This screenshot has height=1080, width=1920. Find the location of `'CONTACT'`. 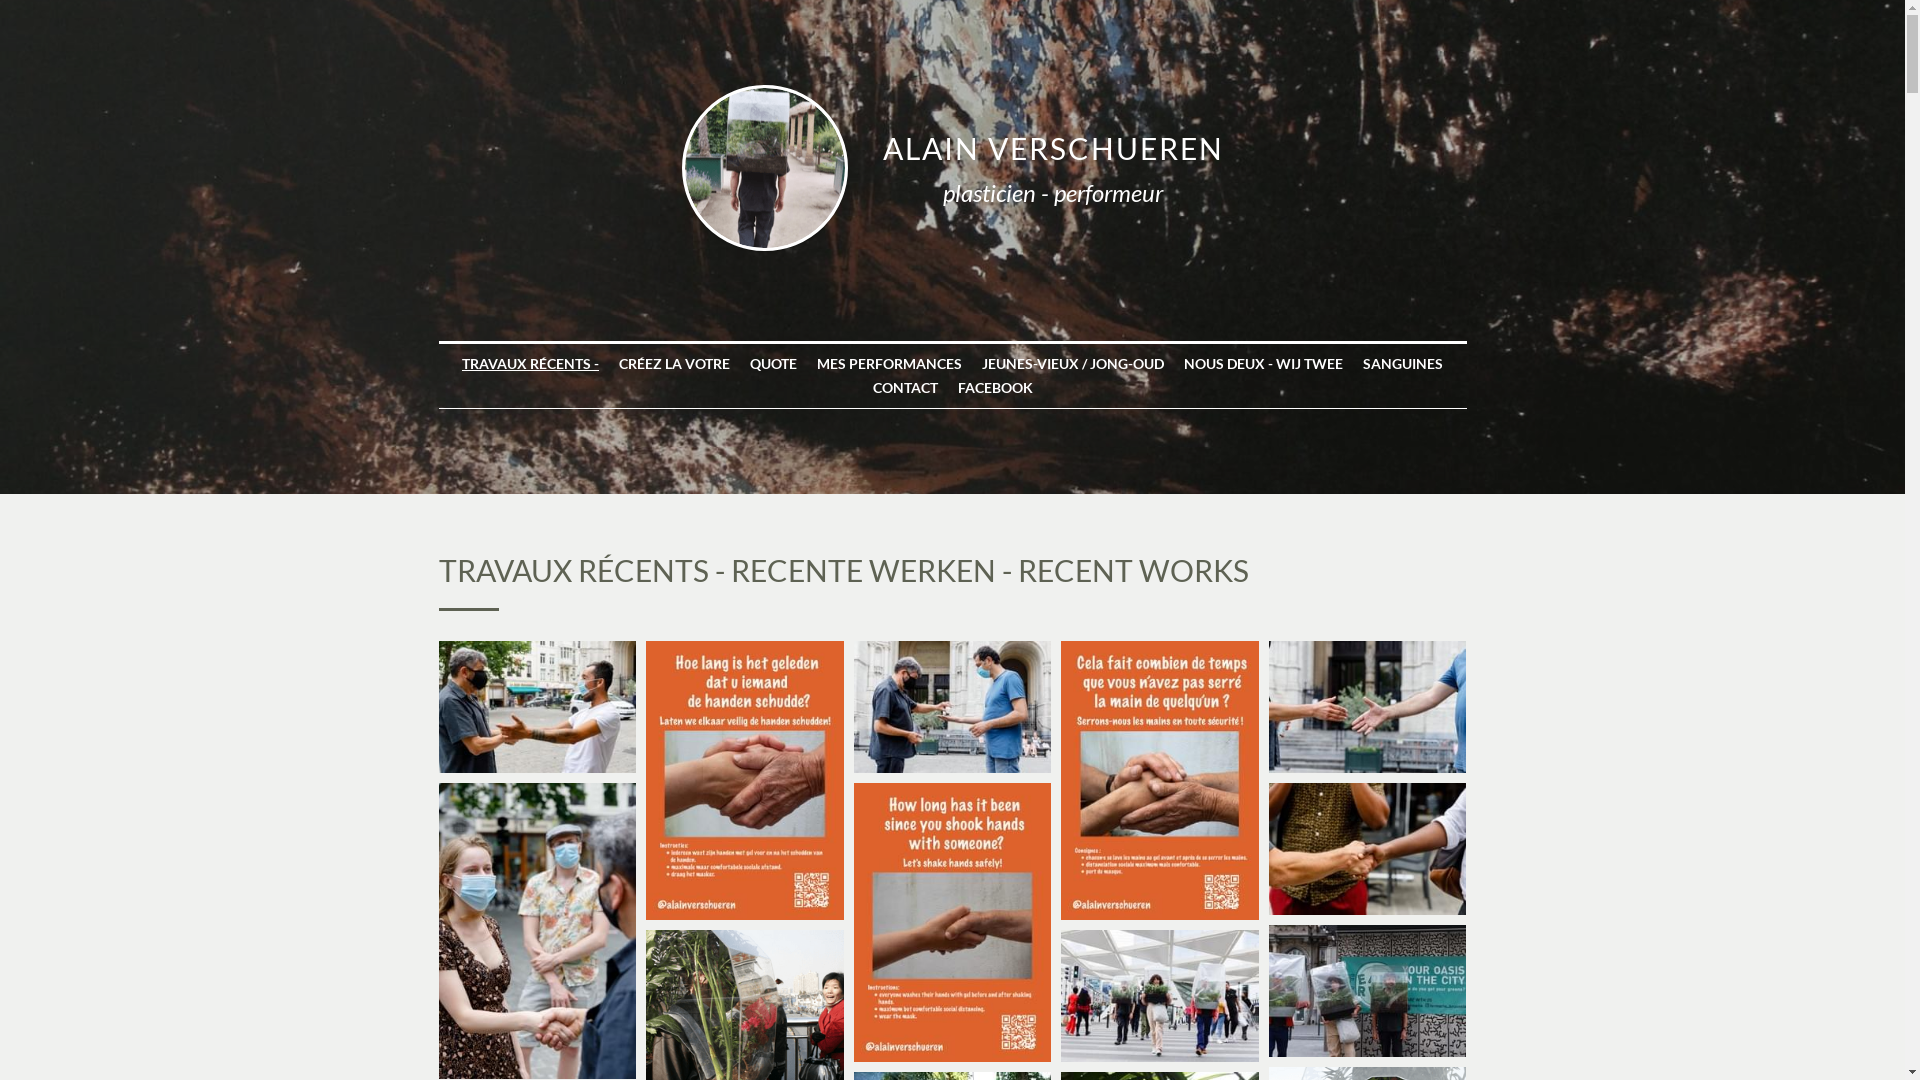

'CONTACT' is located at coordinates (903, 388).